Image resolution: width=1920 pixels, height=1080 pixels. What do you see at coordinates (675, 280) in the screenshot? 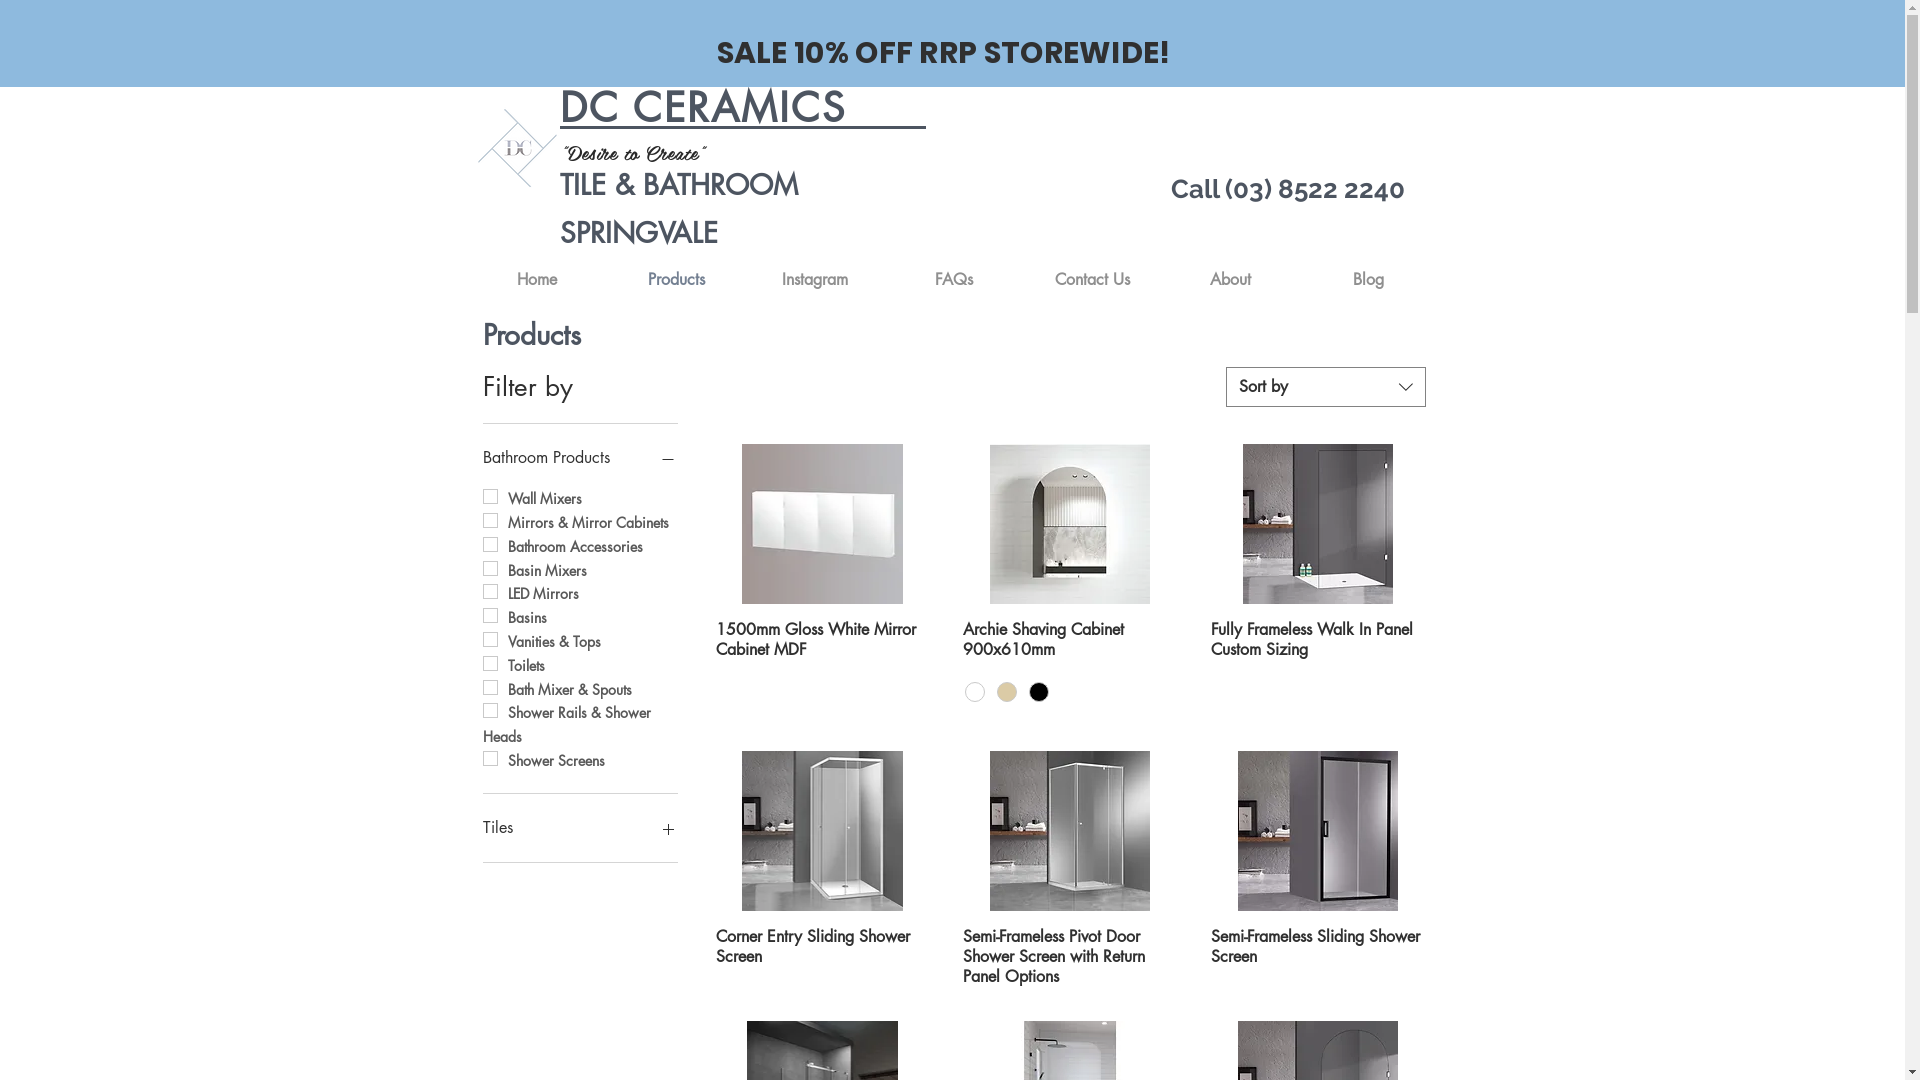
I see `'Products'` at bounding box center [675, 280].